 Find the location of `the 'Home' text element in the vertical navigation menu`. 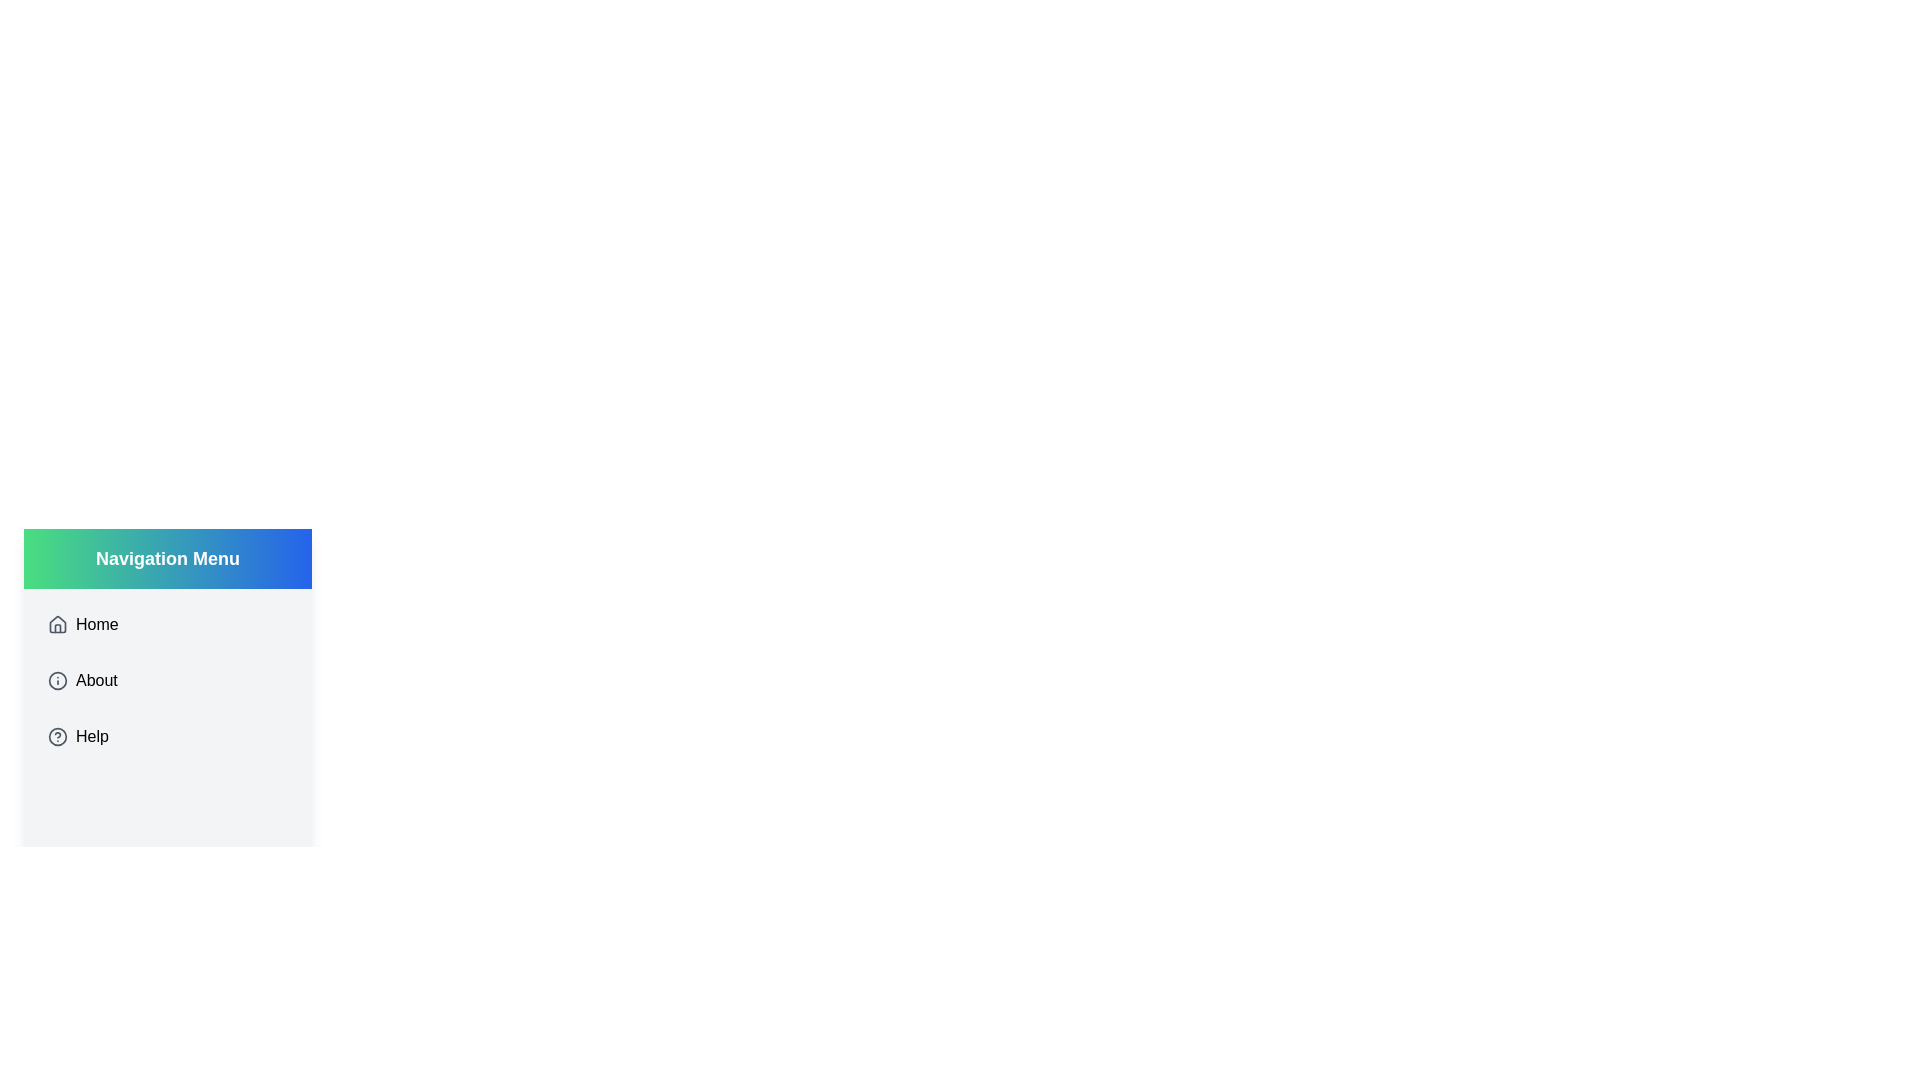

the 'Home' text element in the vertical navigation menu is located at coordinates (96, 623).